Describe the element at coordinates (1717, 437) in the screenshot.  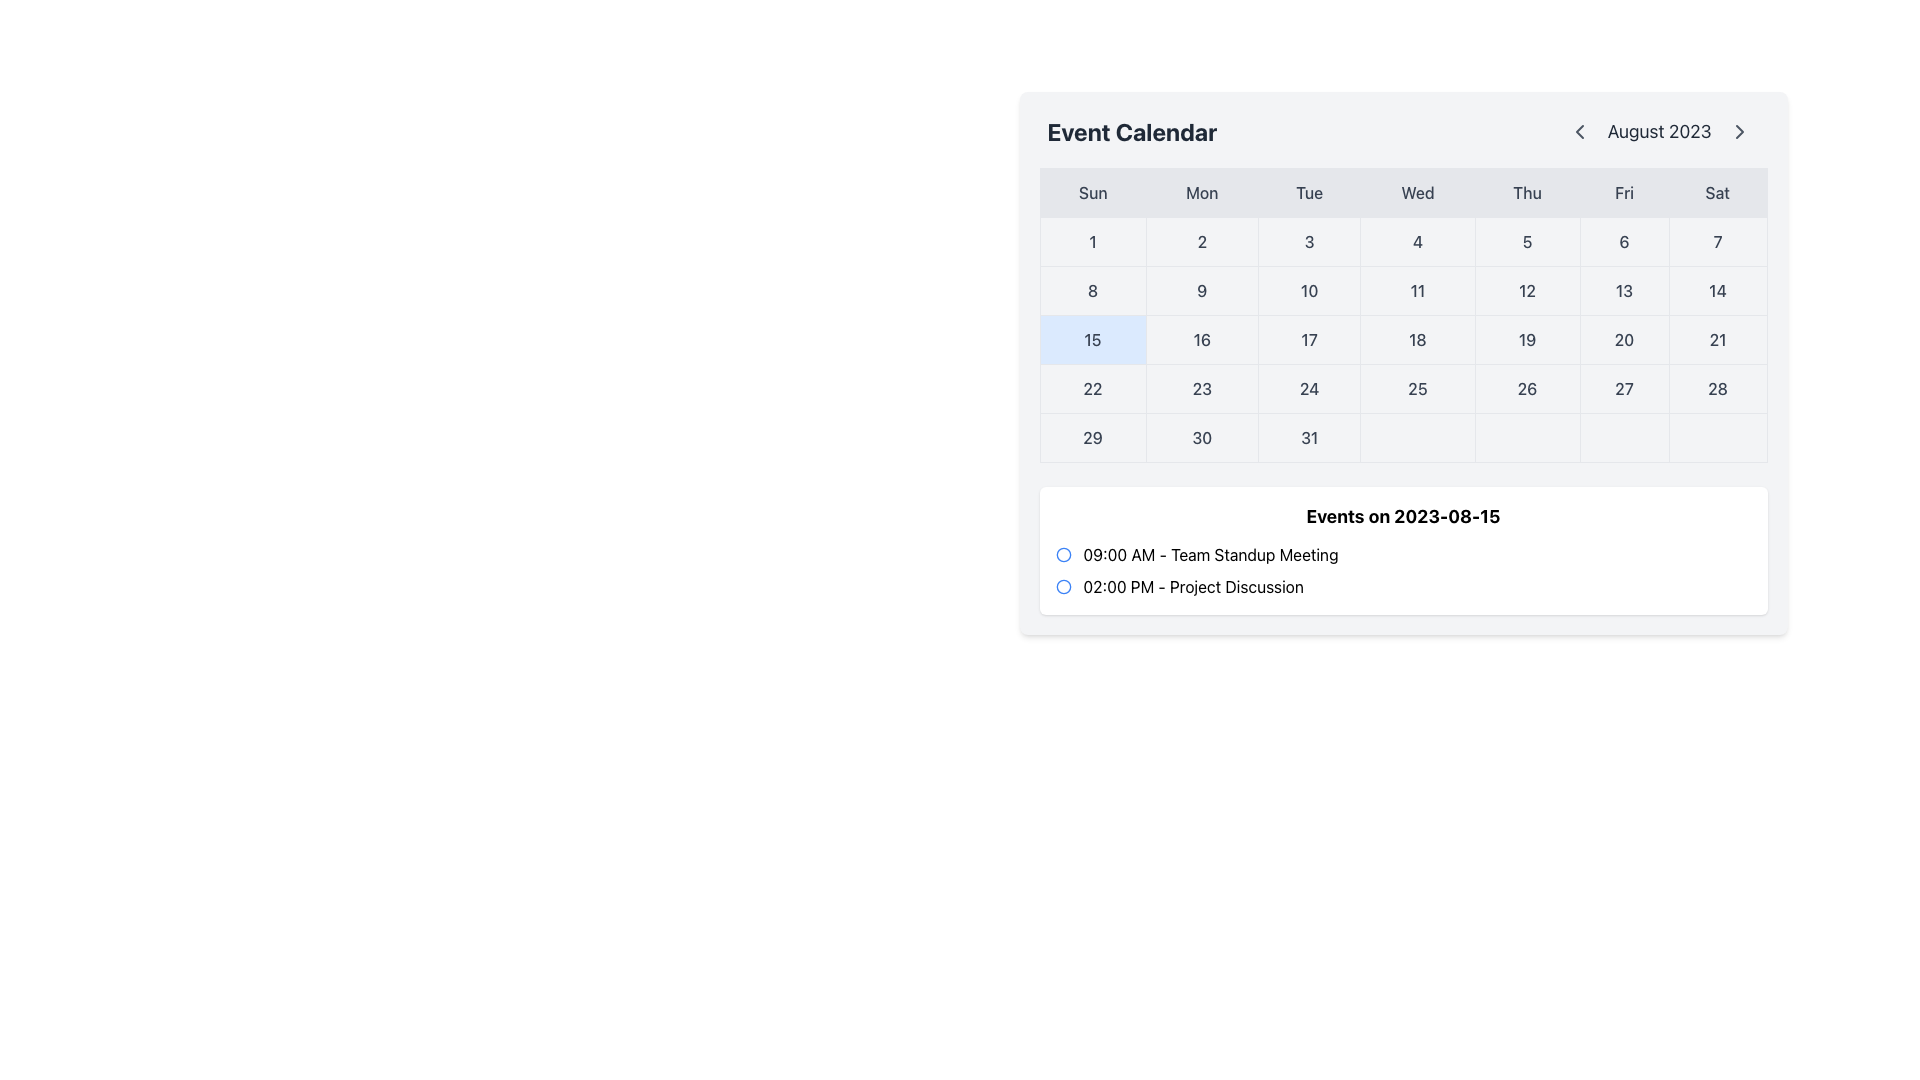
I see `the Interactive Indicator in the bottom-most row of the Saturday column` at that location.